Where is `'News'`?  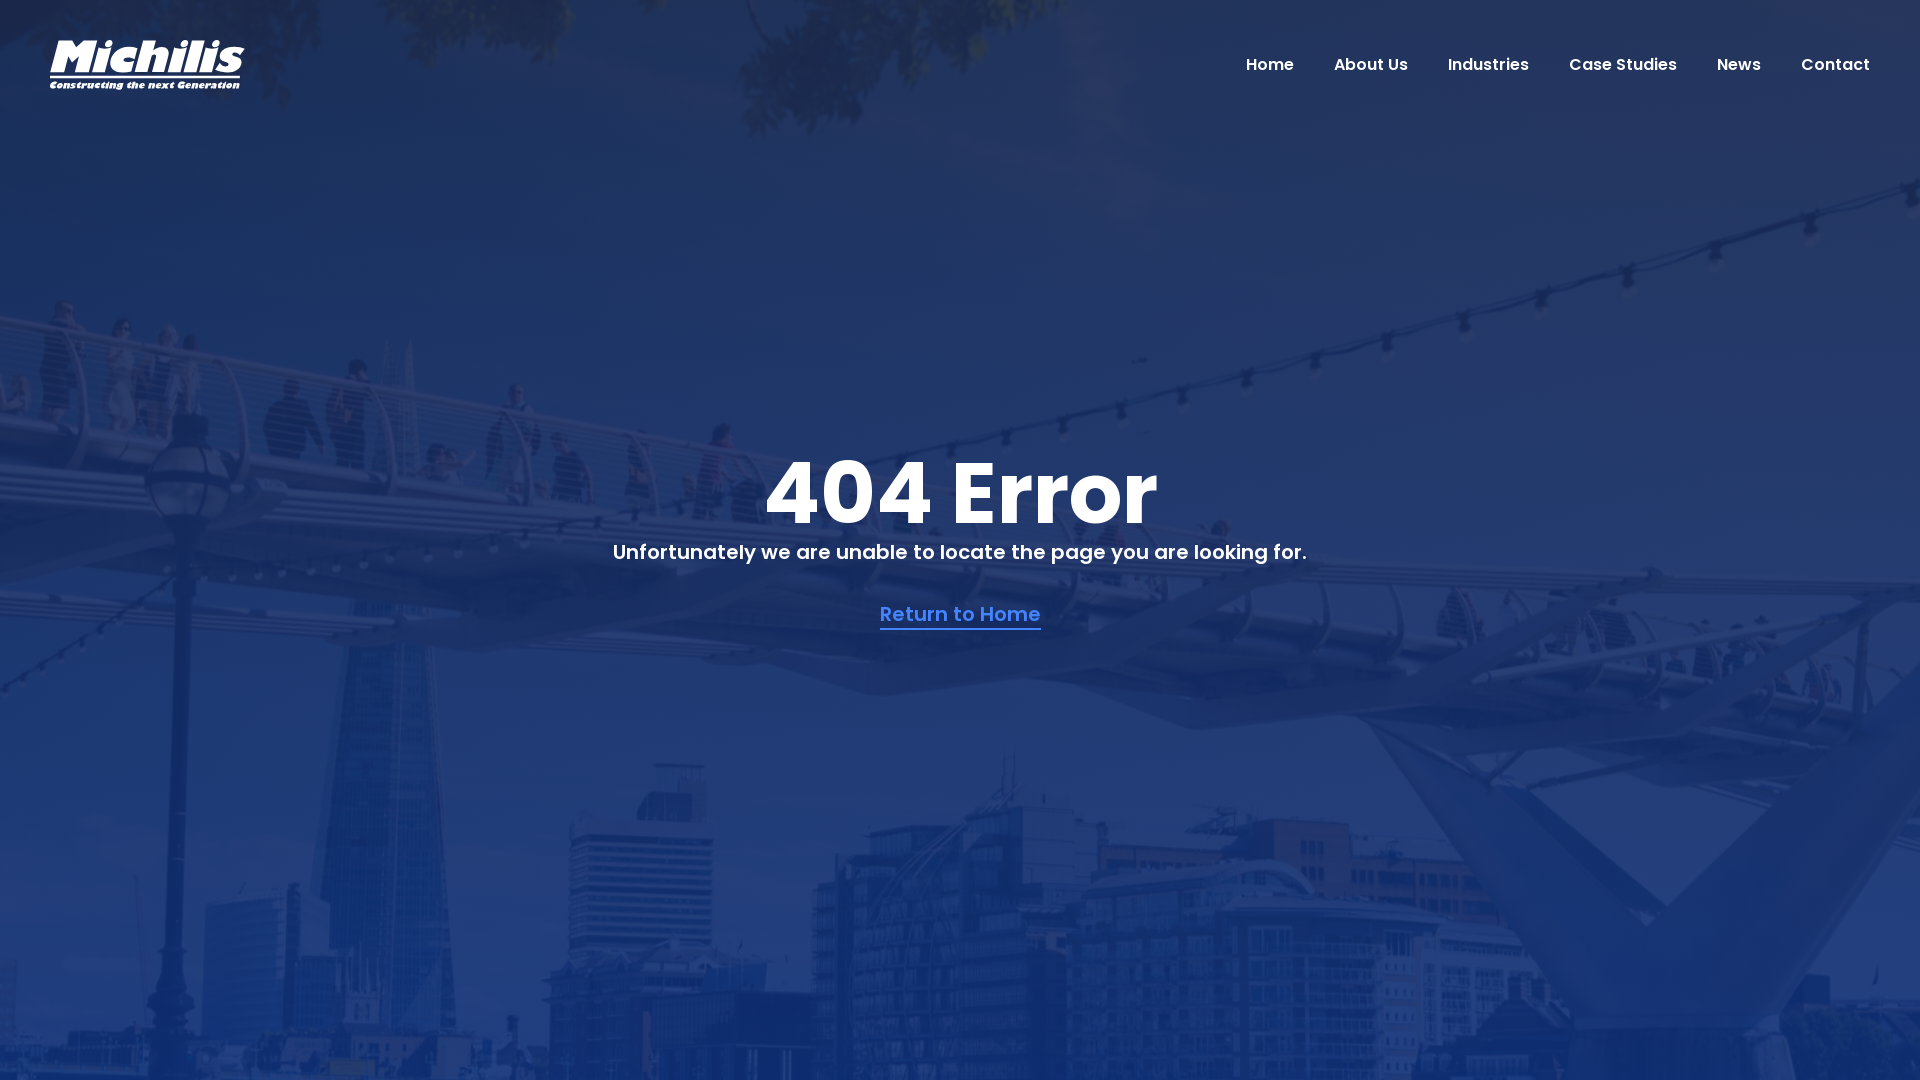
'News' is located at coordinates (1737, 63).